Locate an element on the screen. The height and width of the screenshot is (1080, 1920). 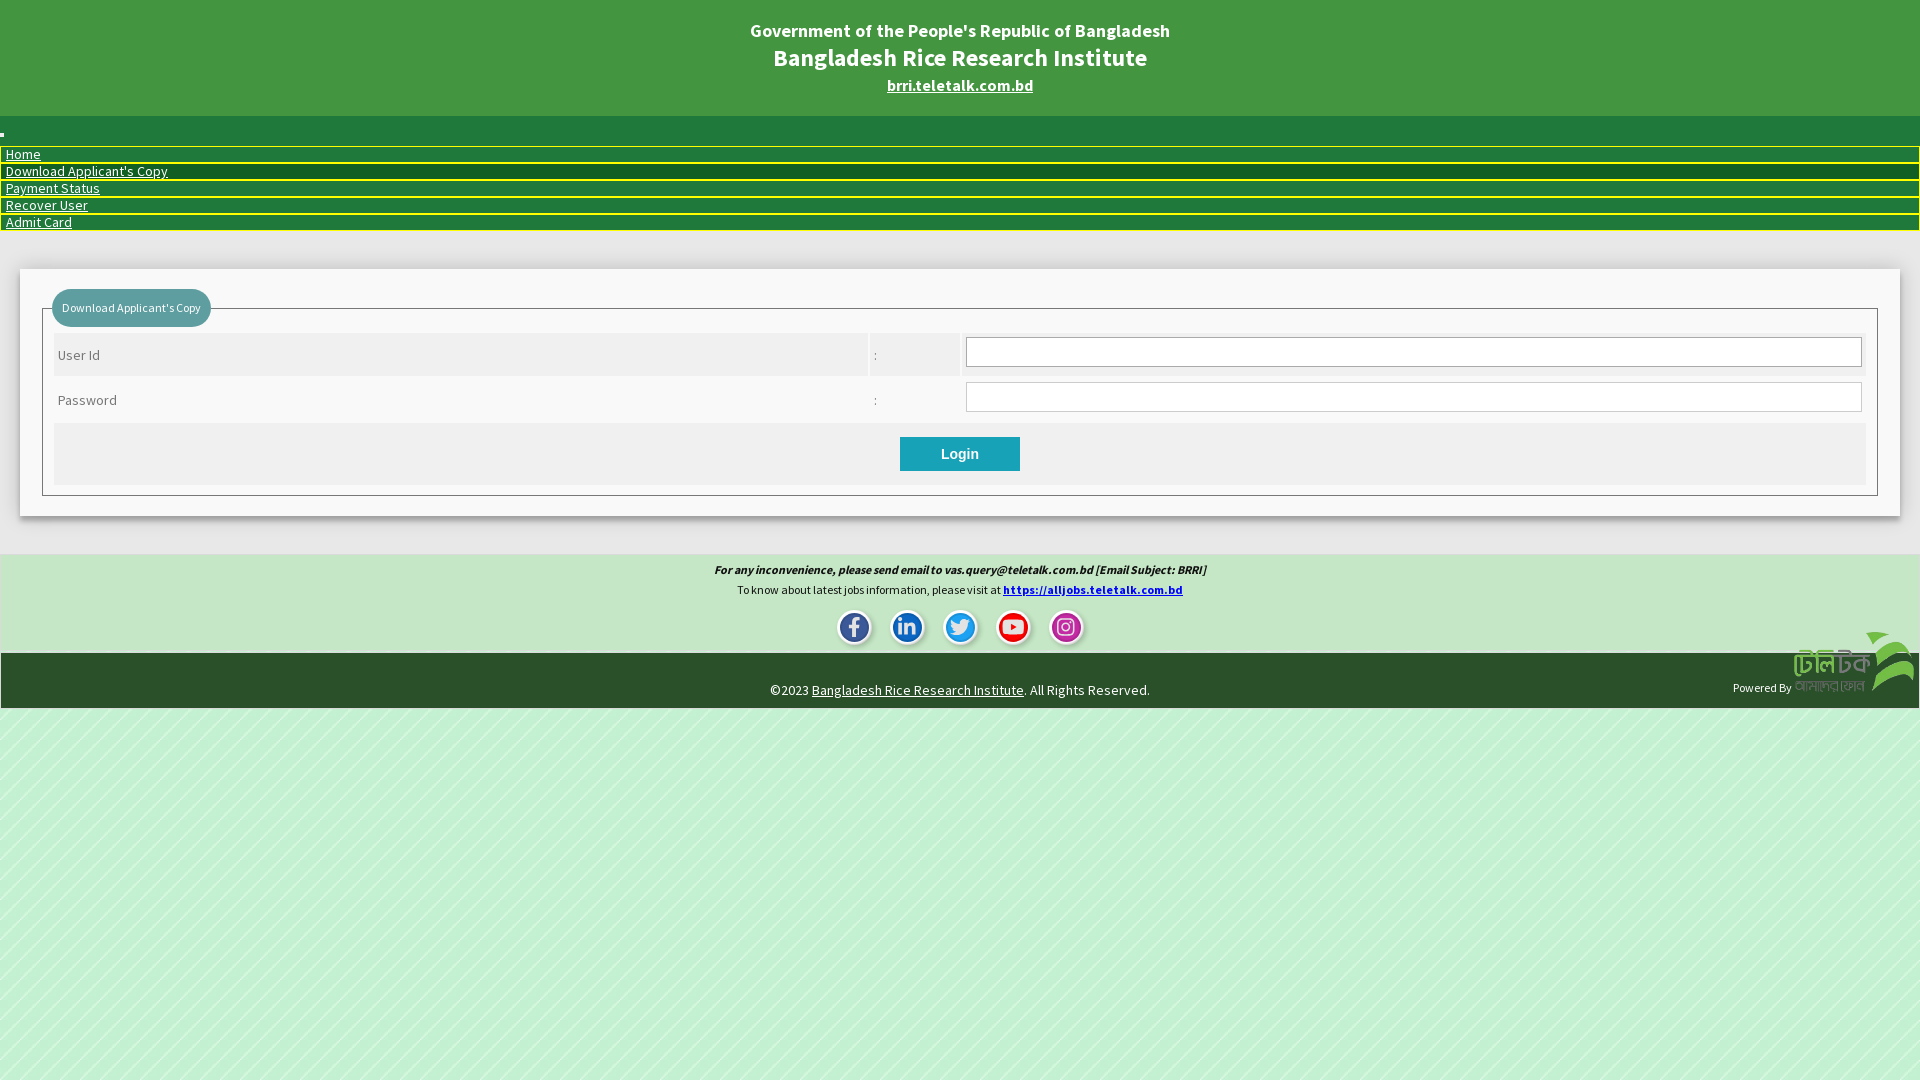
'Admit Card' is located at coordinates (38, 222).